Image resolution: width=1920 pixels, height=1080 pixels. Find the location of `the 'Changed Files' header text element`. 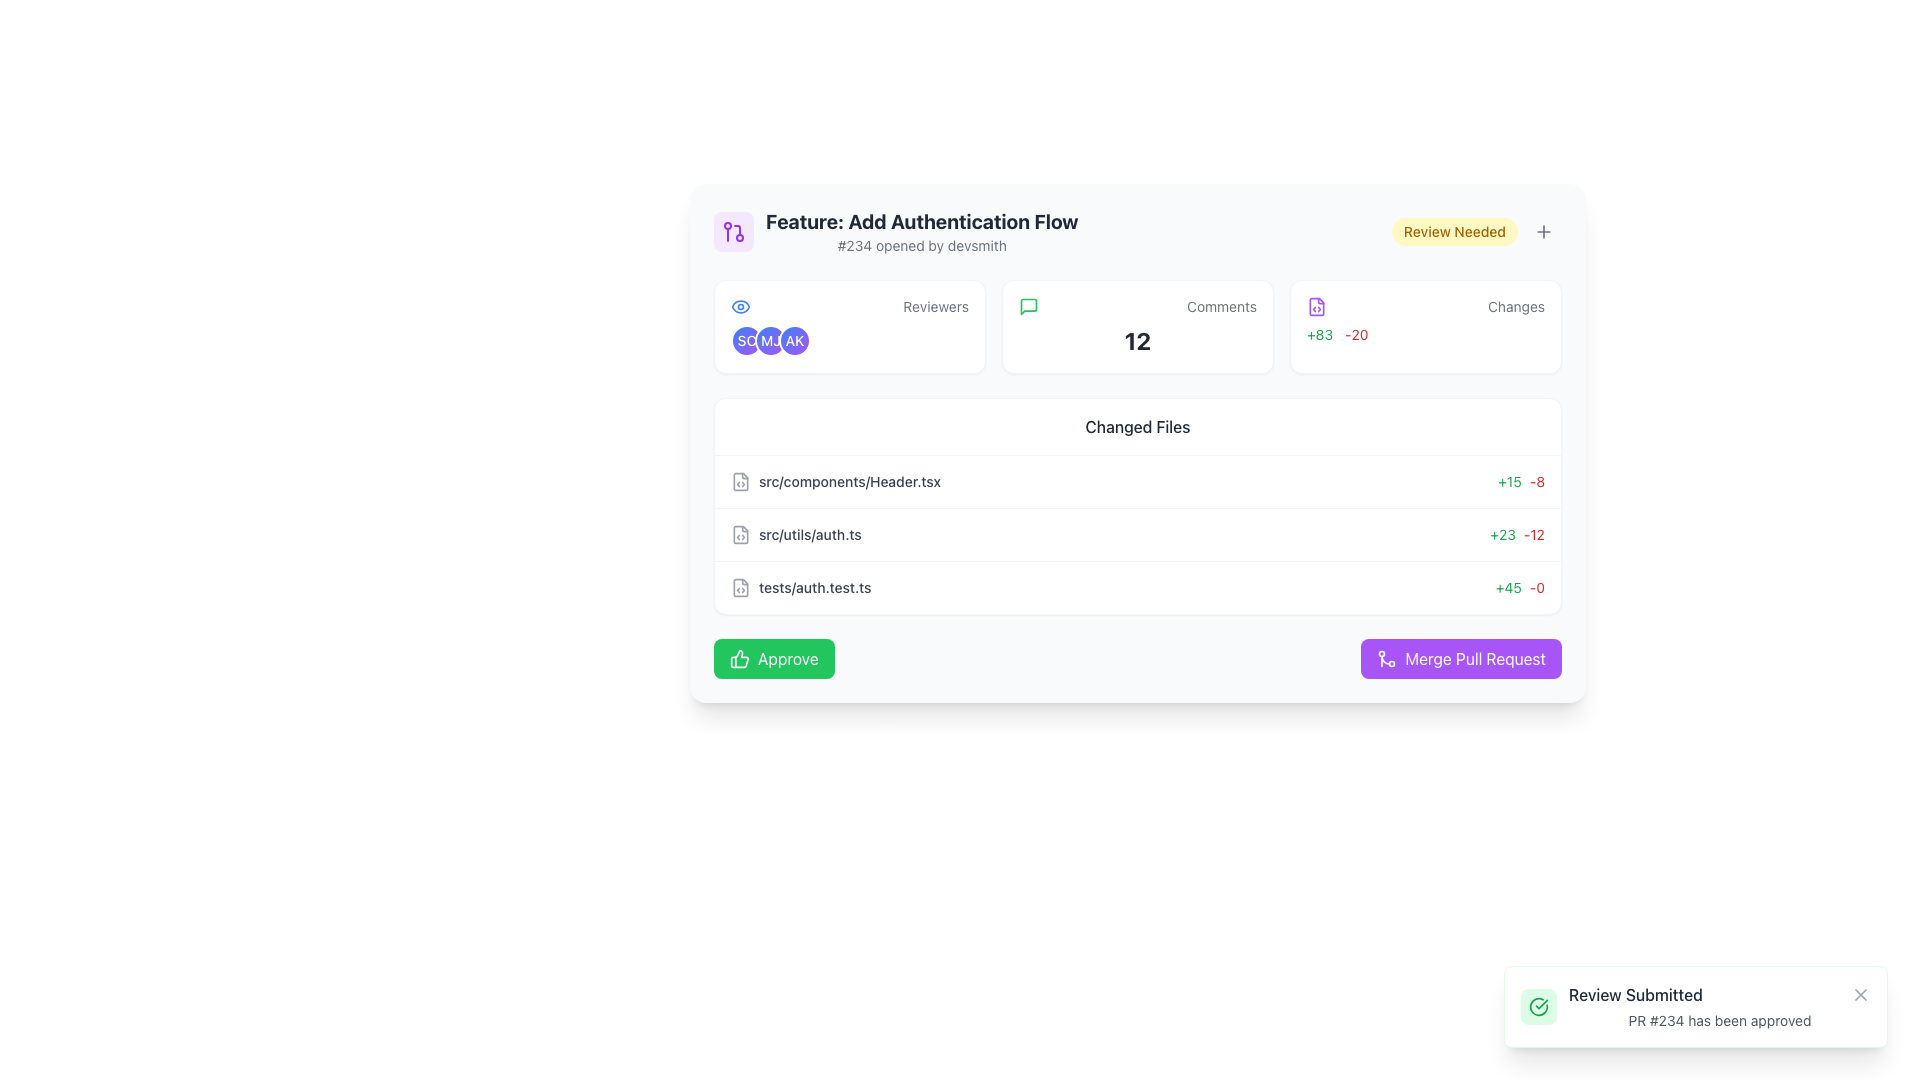

the 'Changed Files' header text element is located at coordinates (1137, 426).